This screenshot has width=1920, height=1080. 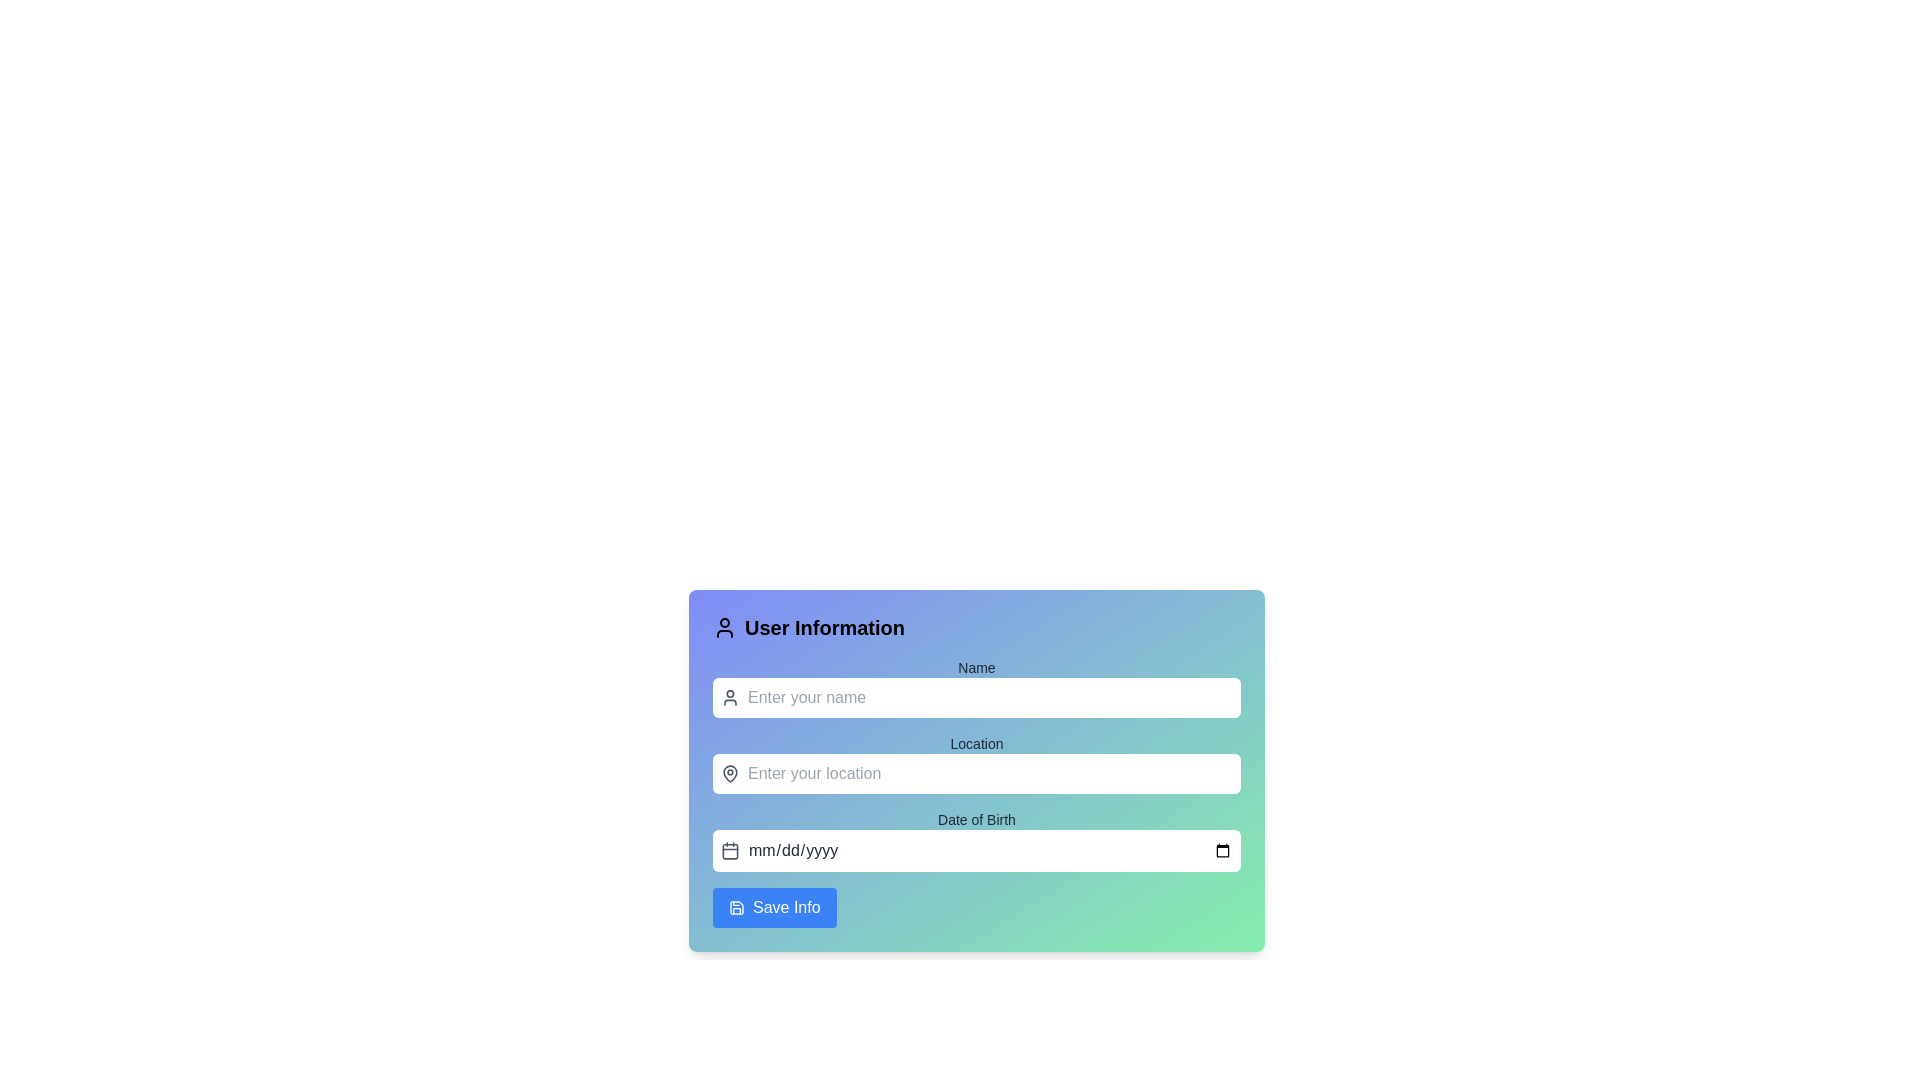 What do you see at coordinates (773, 907) in the screenshot?
I see `the submit button located at the bottom of the form layout` at bounding box center [773, 907].